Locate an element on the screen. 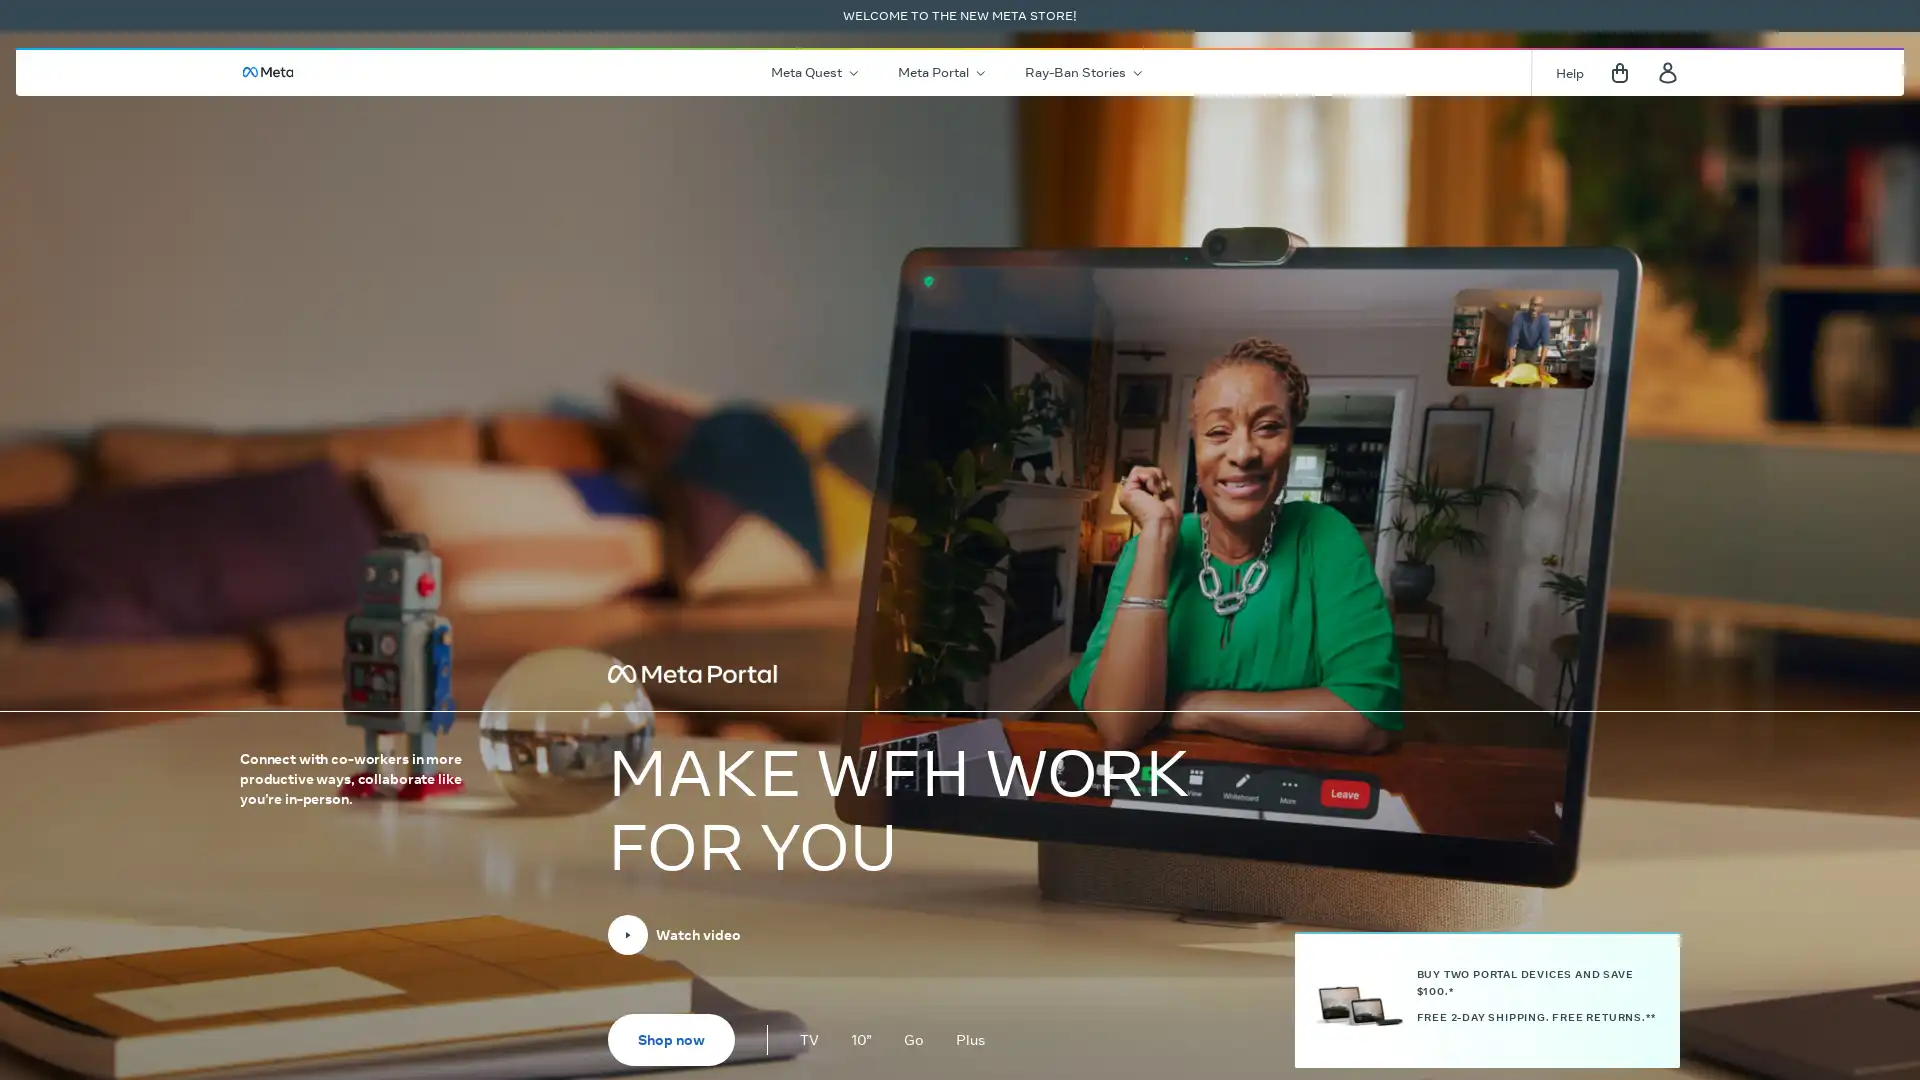 The width and height of the screenshot is (1920, 1080). Watch video is located at coordinates (674, 934).